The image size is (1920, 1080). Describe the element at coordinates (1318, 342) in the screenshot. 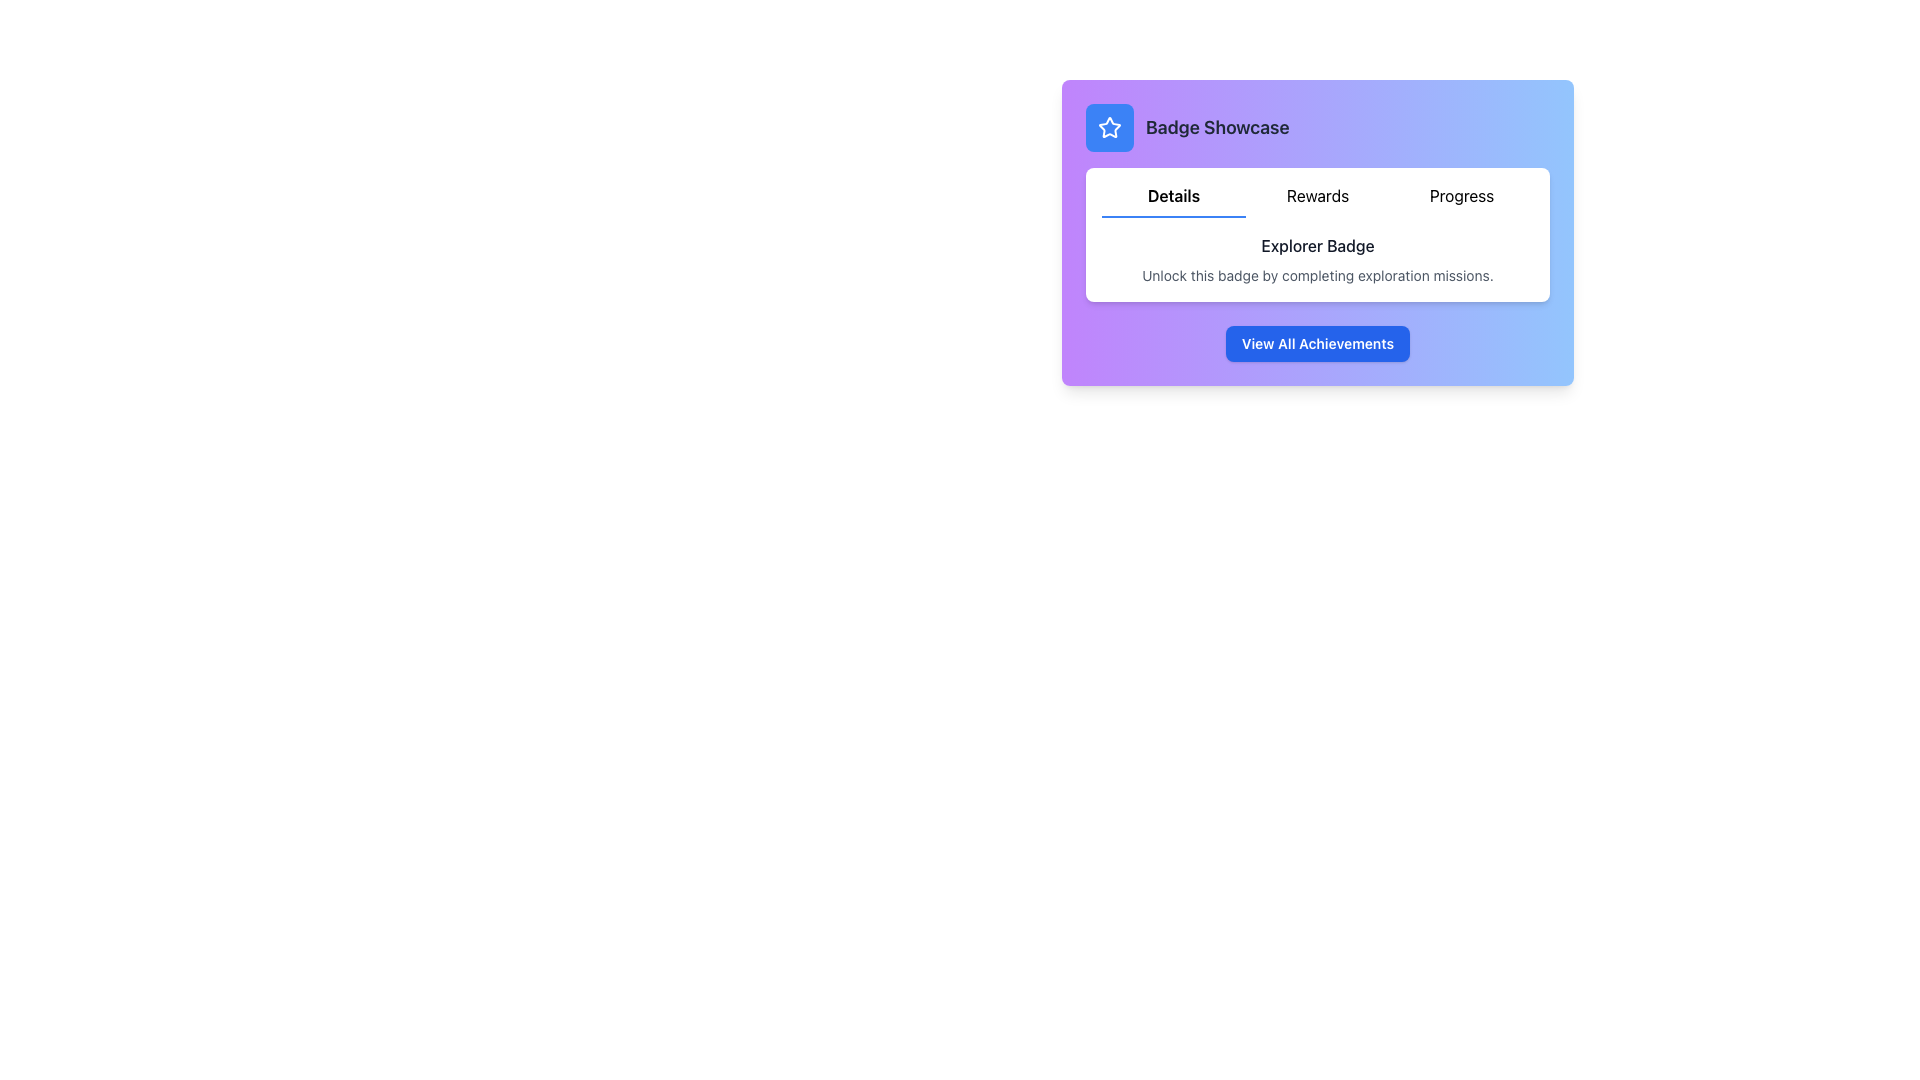

I see `the button that navigates to the achievements section within the 'Badge Showcase' panel to enable keyboard interaction` at that location.